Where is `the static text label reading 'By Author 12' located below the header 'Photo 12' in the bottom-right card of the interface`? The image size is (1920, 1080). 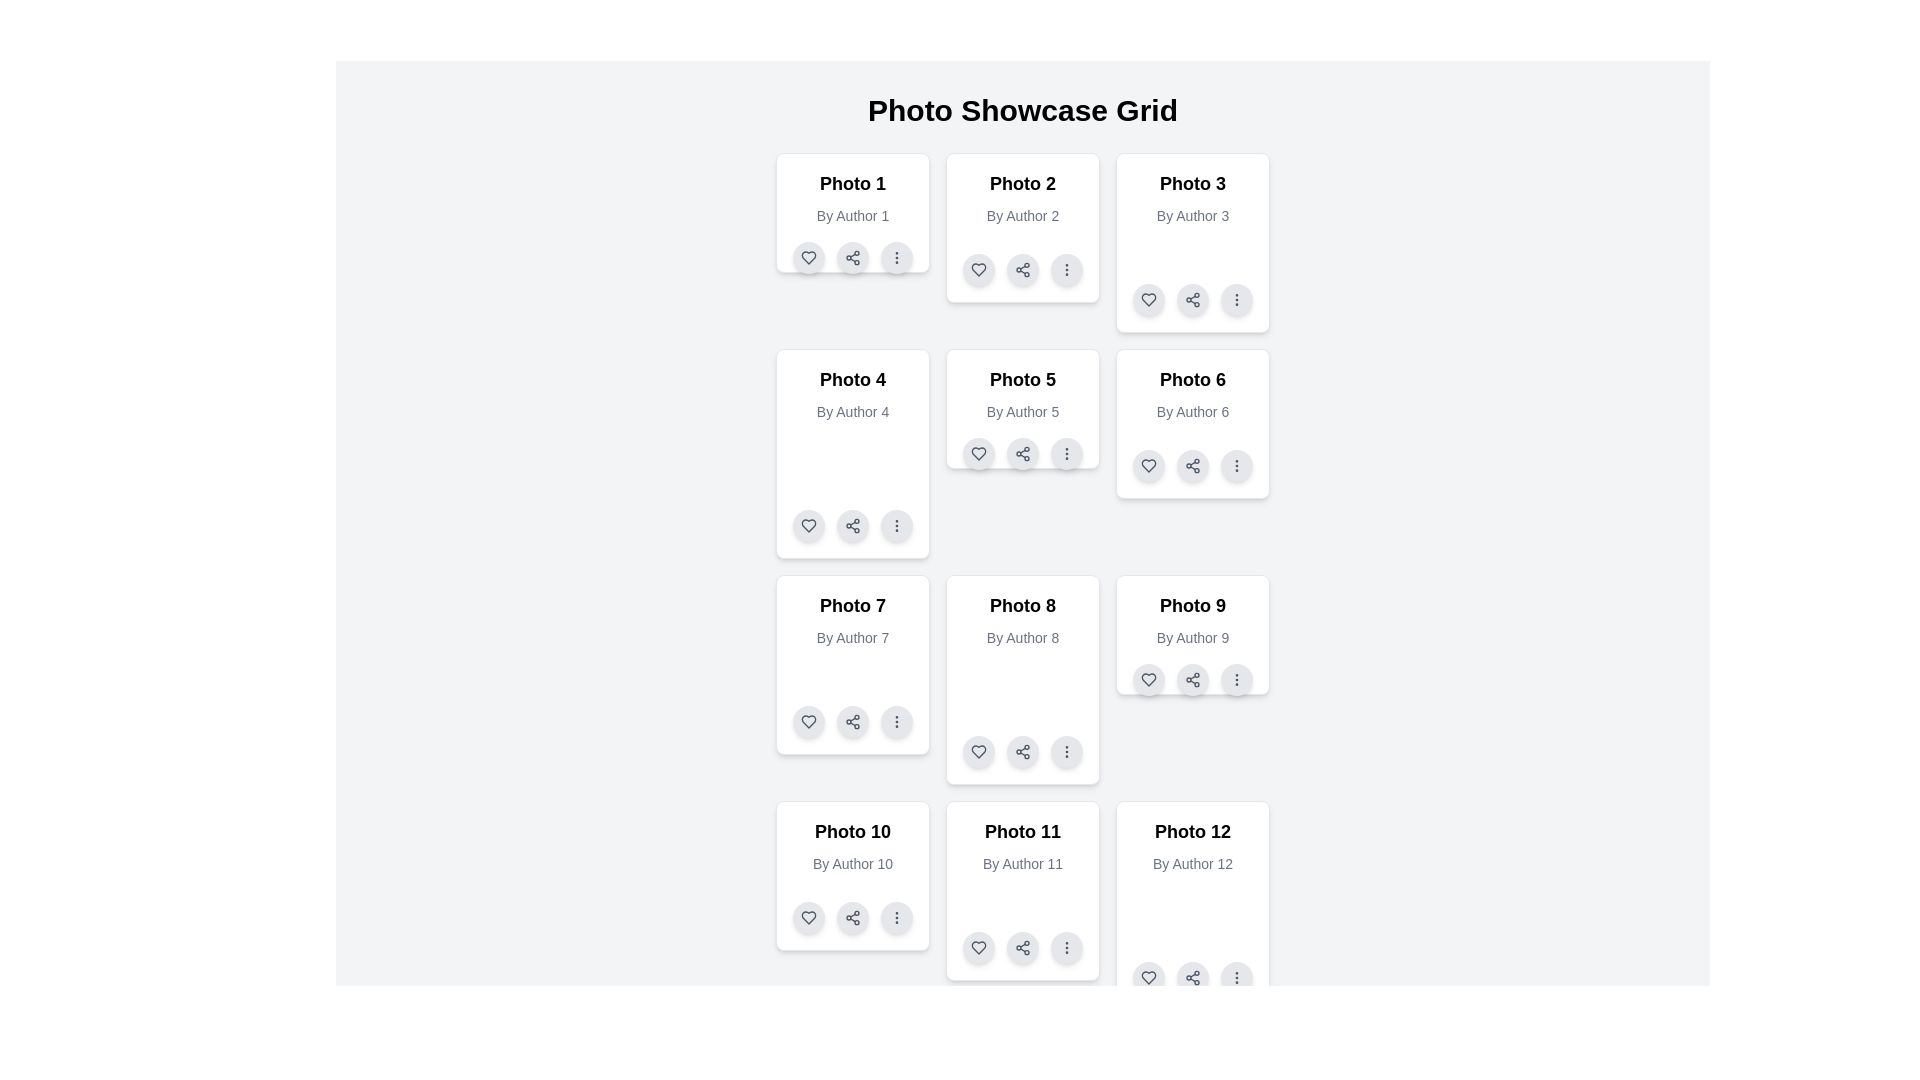 the static text label reading 'By Author 12' located below the header 'Photo 12' in the bottom-right card of the interface is located at coordinates (1193, 863).